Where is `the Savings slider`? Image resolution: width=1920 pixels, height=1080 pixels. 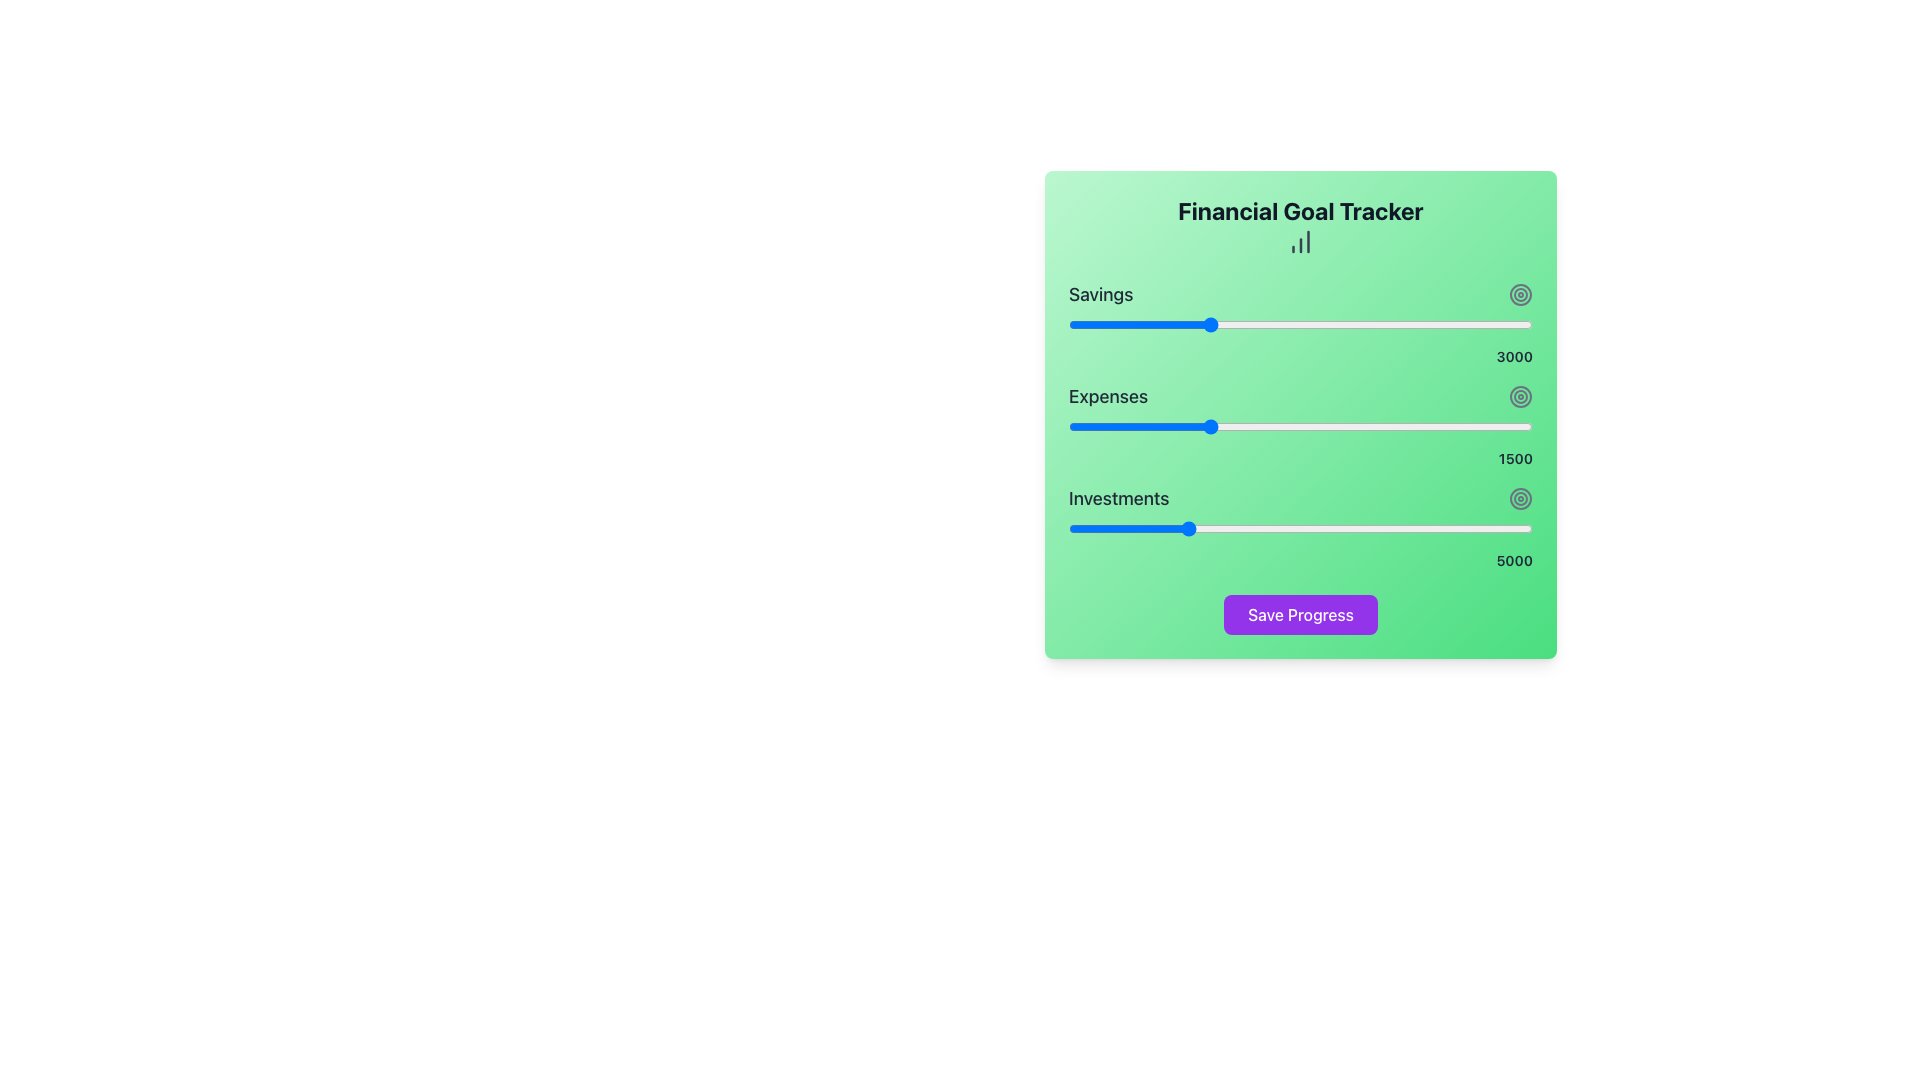 the Savings slider is located at coordinates (1303, 323).